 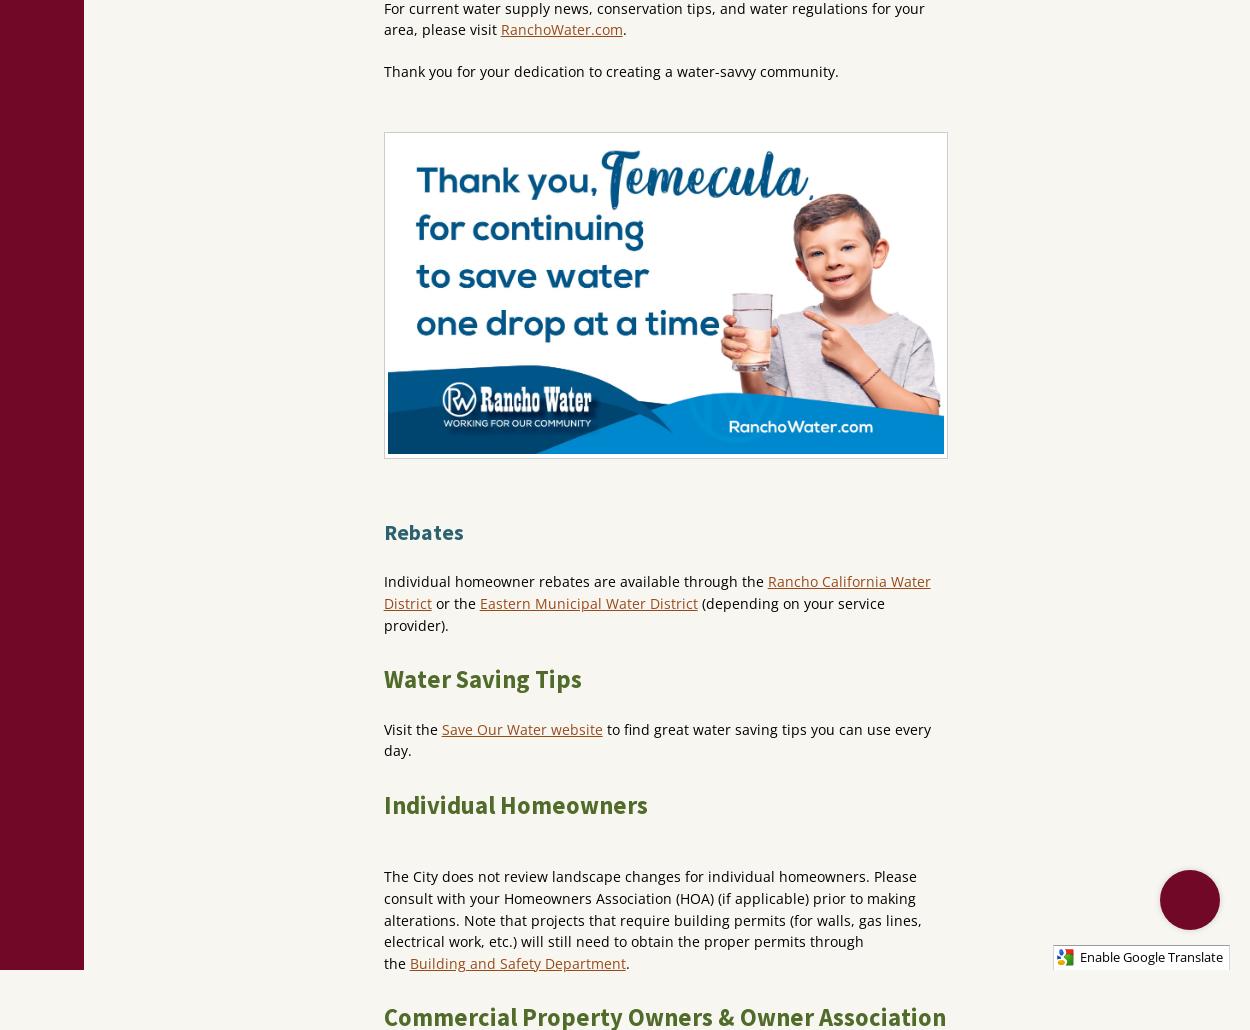 What do you see at coordinates (383, 592) in the screenshot?
I see `'Rancho California Water District'` at bounding box center [383, 592].